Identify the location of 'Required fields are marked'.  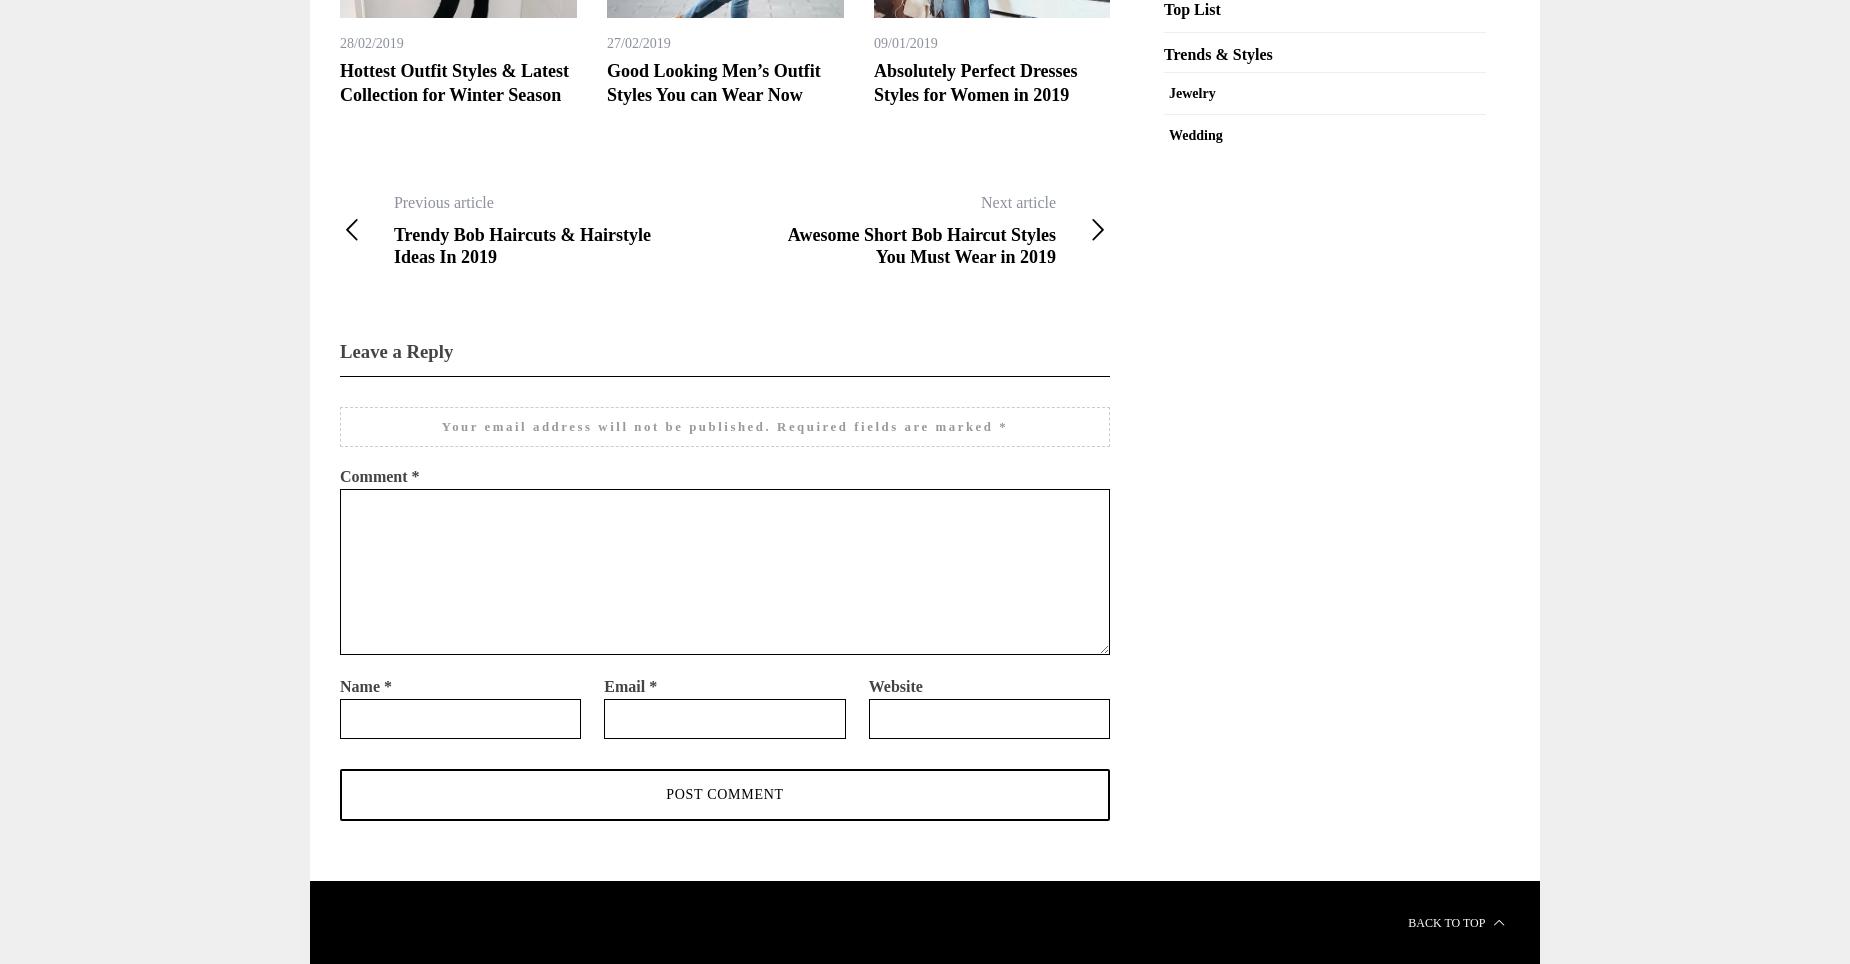
(888, 424).